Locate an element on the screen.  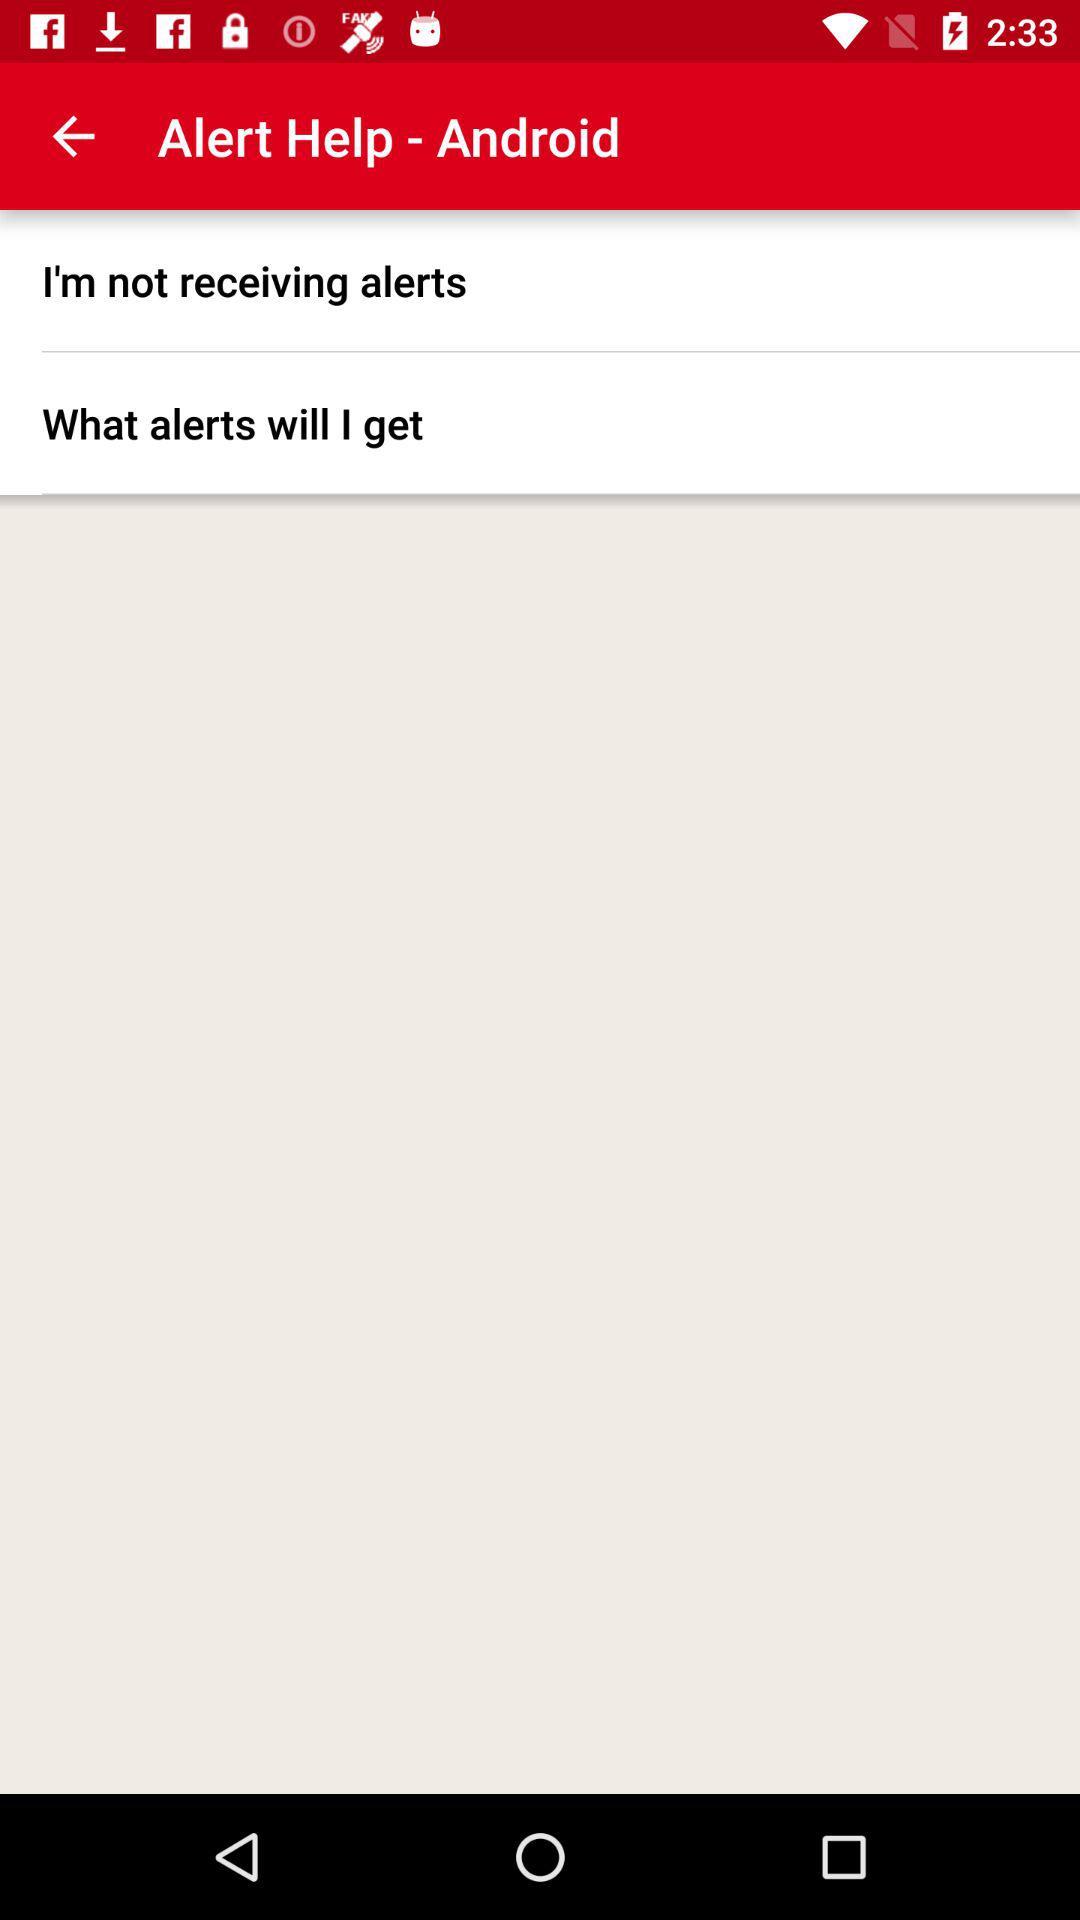
app to the left of the alert help - android item is located at coordinates (72, 135).